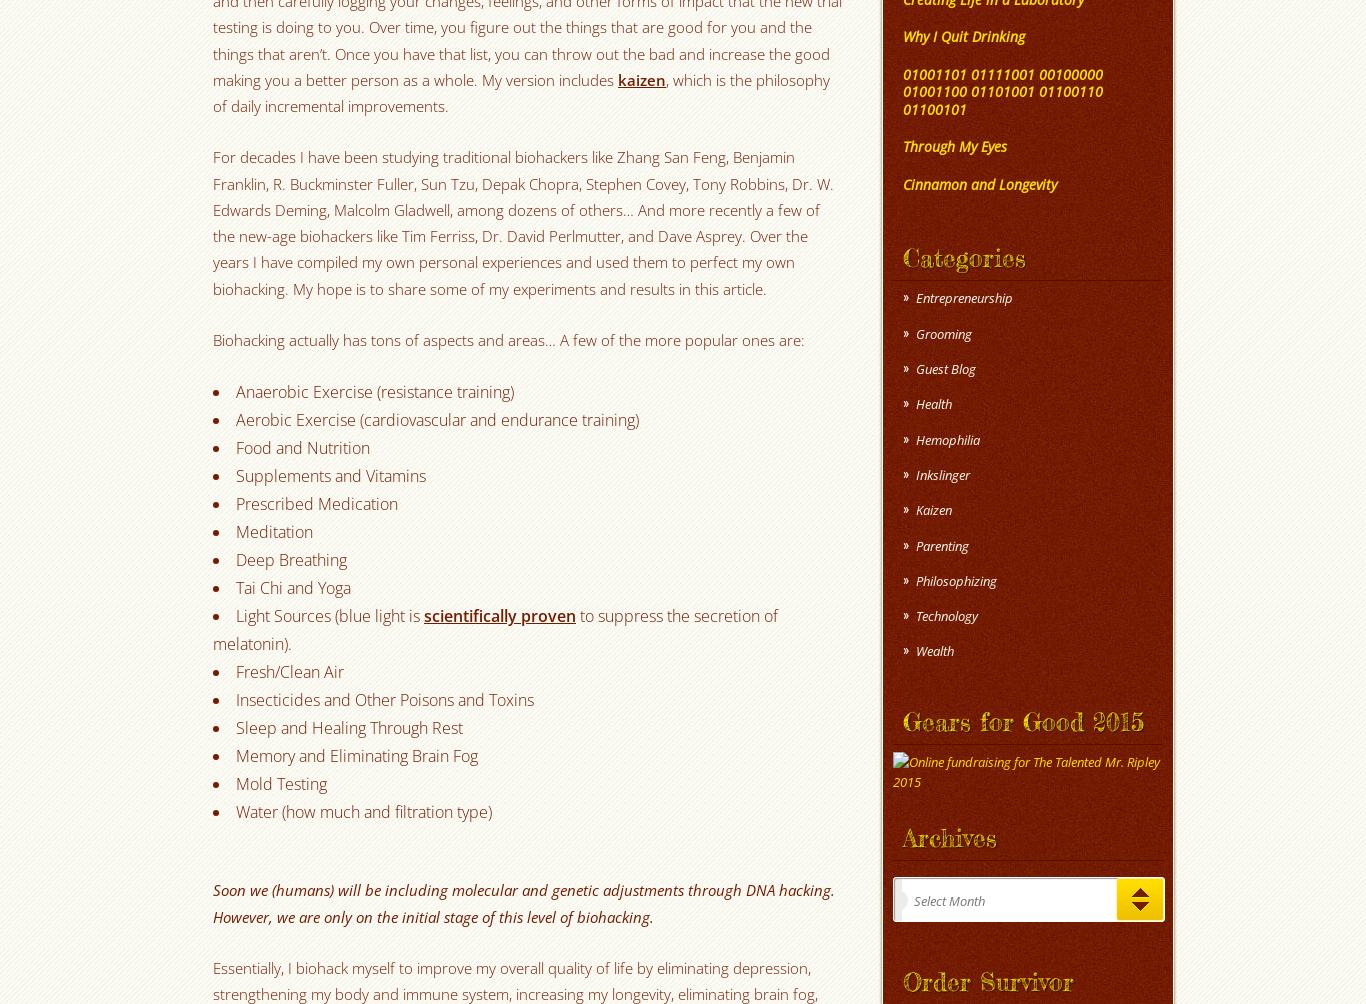 This screenshot has height=1004, width=1366. I want to click on '01001101 01111001 00100000 01001100 01101001 01100110 01100101', so click(902, 90).